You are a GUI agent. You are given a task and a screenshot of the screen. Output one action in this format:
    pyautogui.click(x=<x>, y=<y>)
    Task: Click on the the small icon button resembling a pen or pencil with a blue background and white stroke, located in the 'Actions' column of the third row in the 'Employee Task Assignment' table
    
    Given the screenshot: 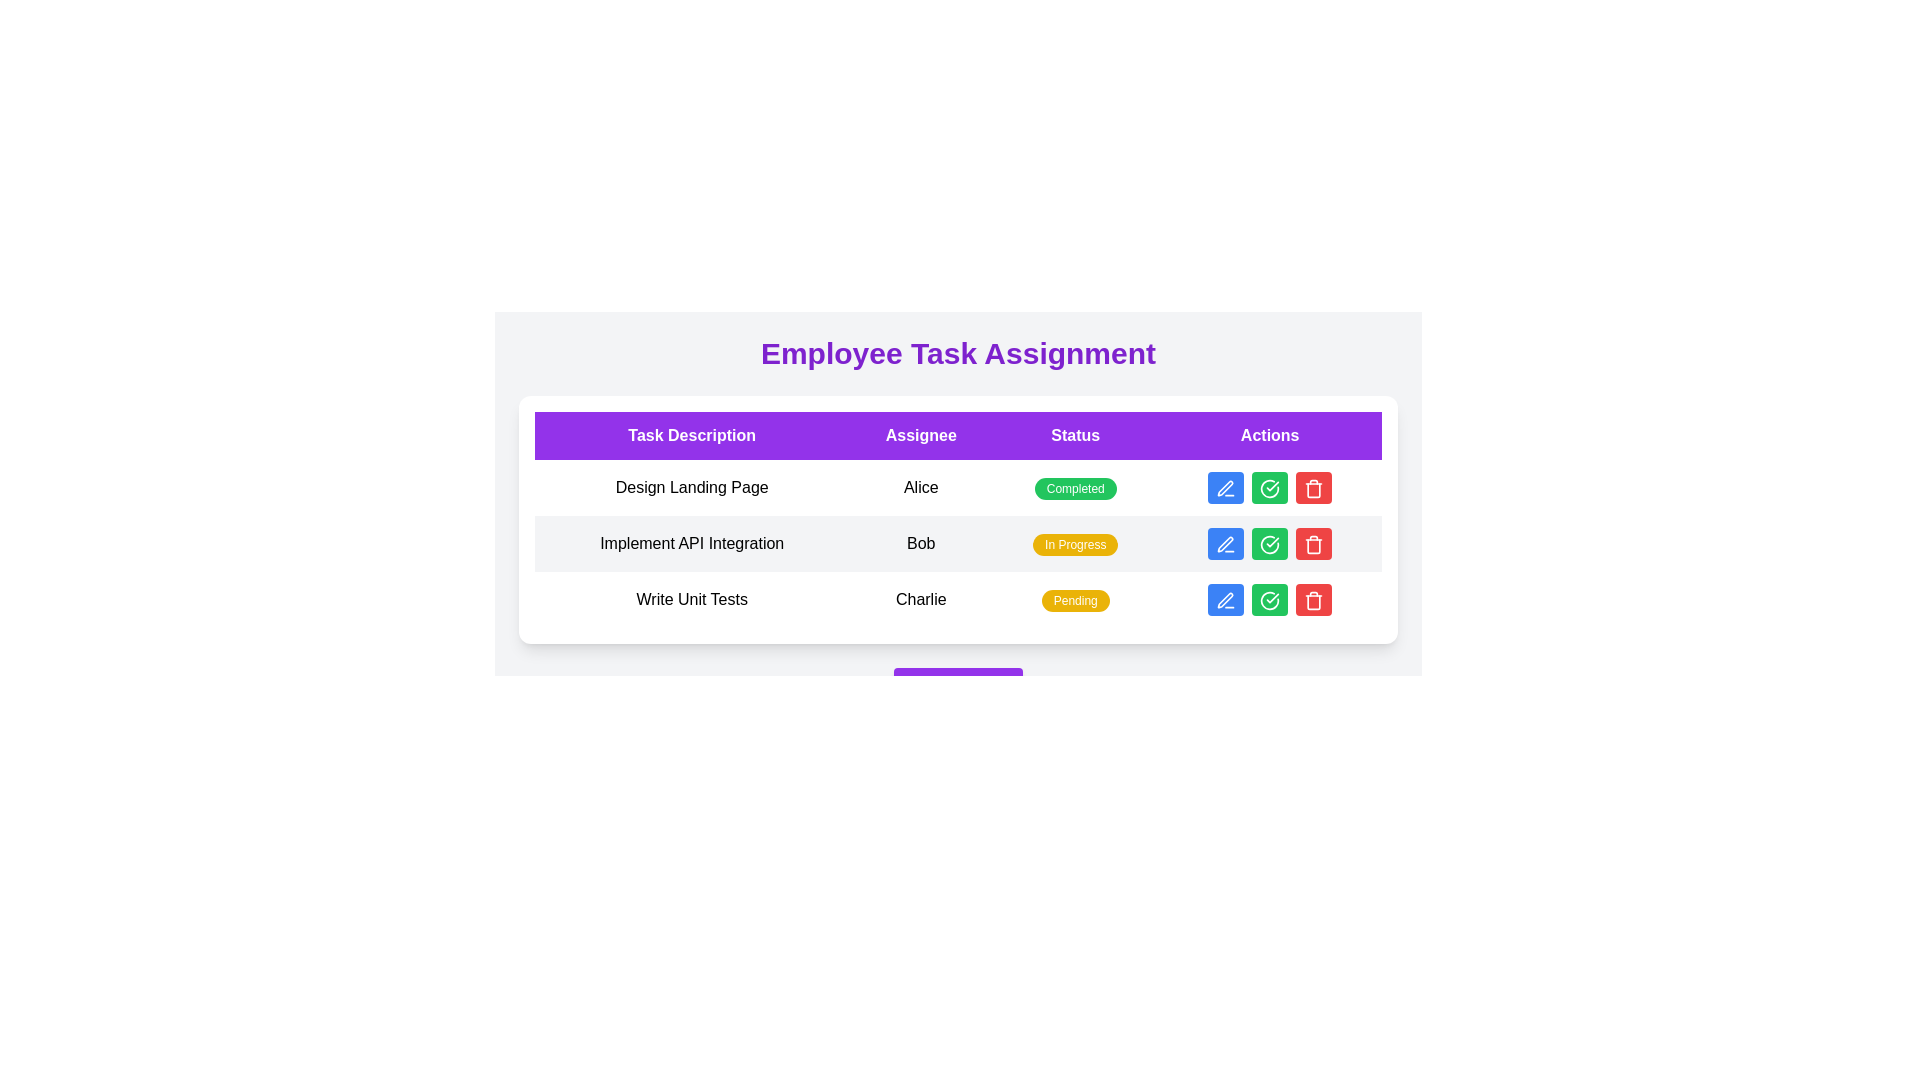 What is the action you would take?
    pyautogui.click(x=1225, y=599)
    